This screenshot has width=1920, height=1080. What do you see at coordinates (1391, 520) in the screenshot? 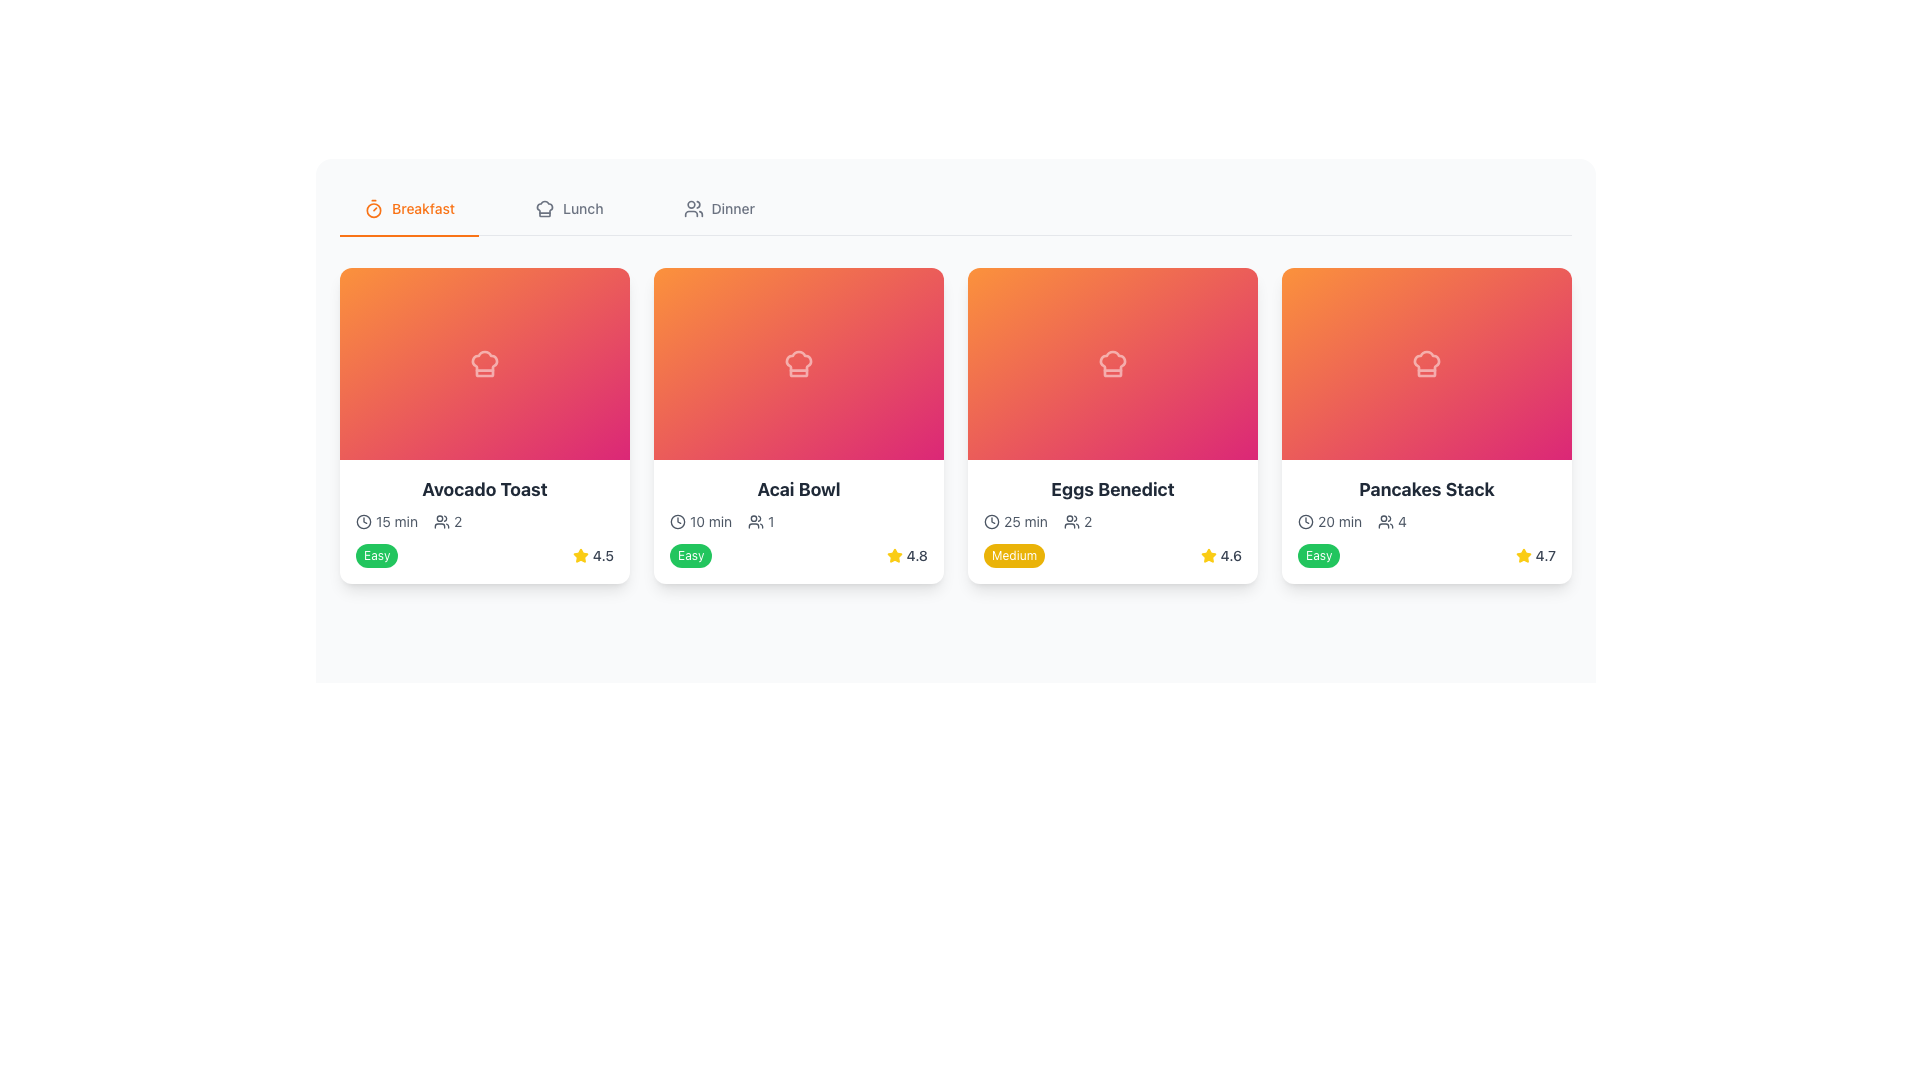
I see `displayed user count information, which shows '4' next to the icon representing people, located below the title 'Pancakes Stack' in the fourth card from the left` at bounding box center [1391, 520].